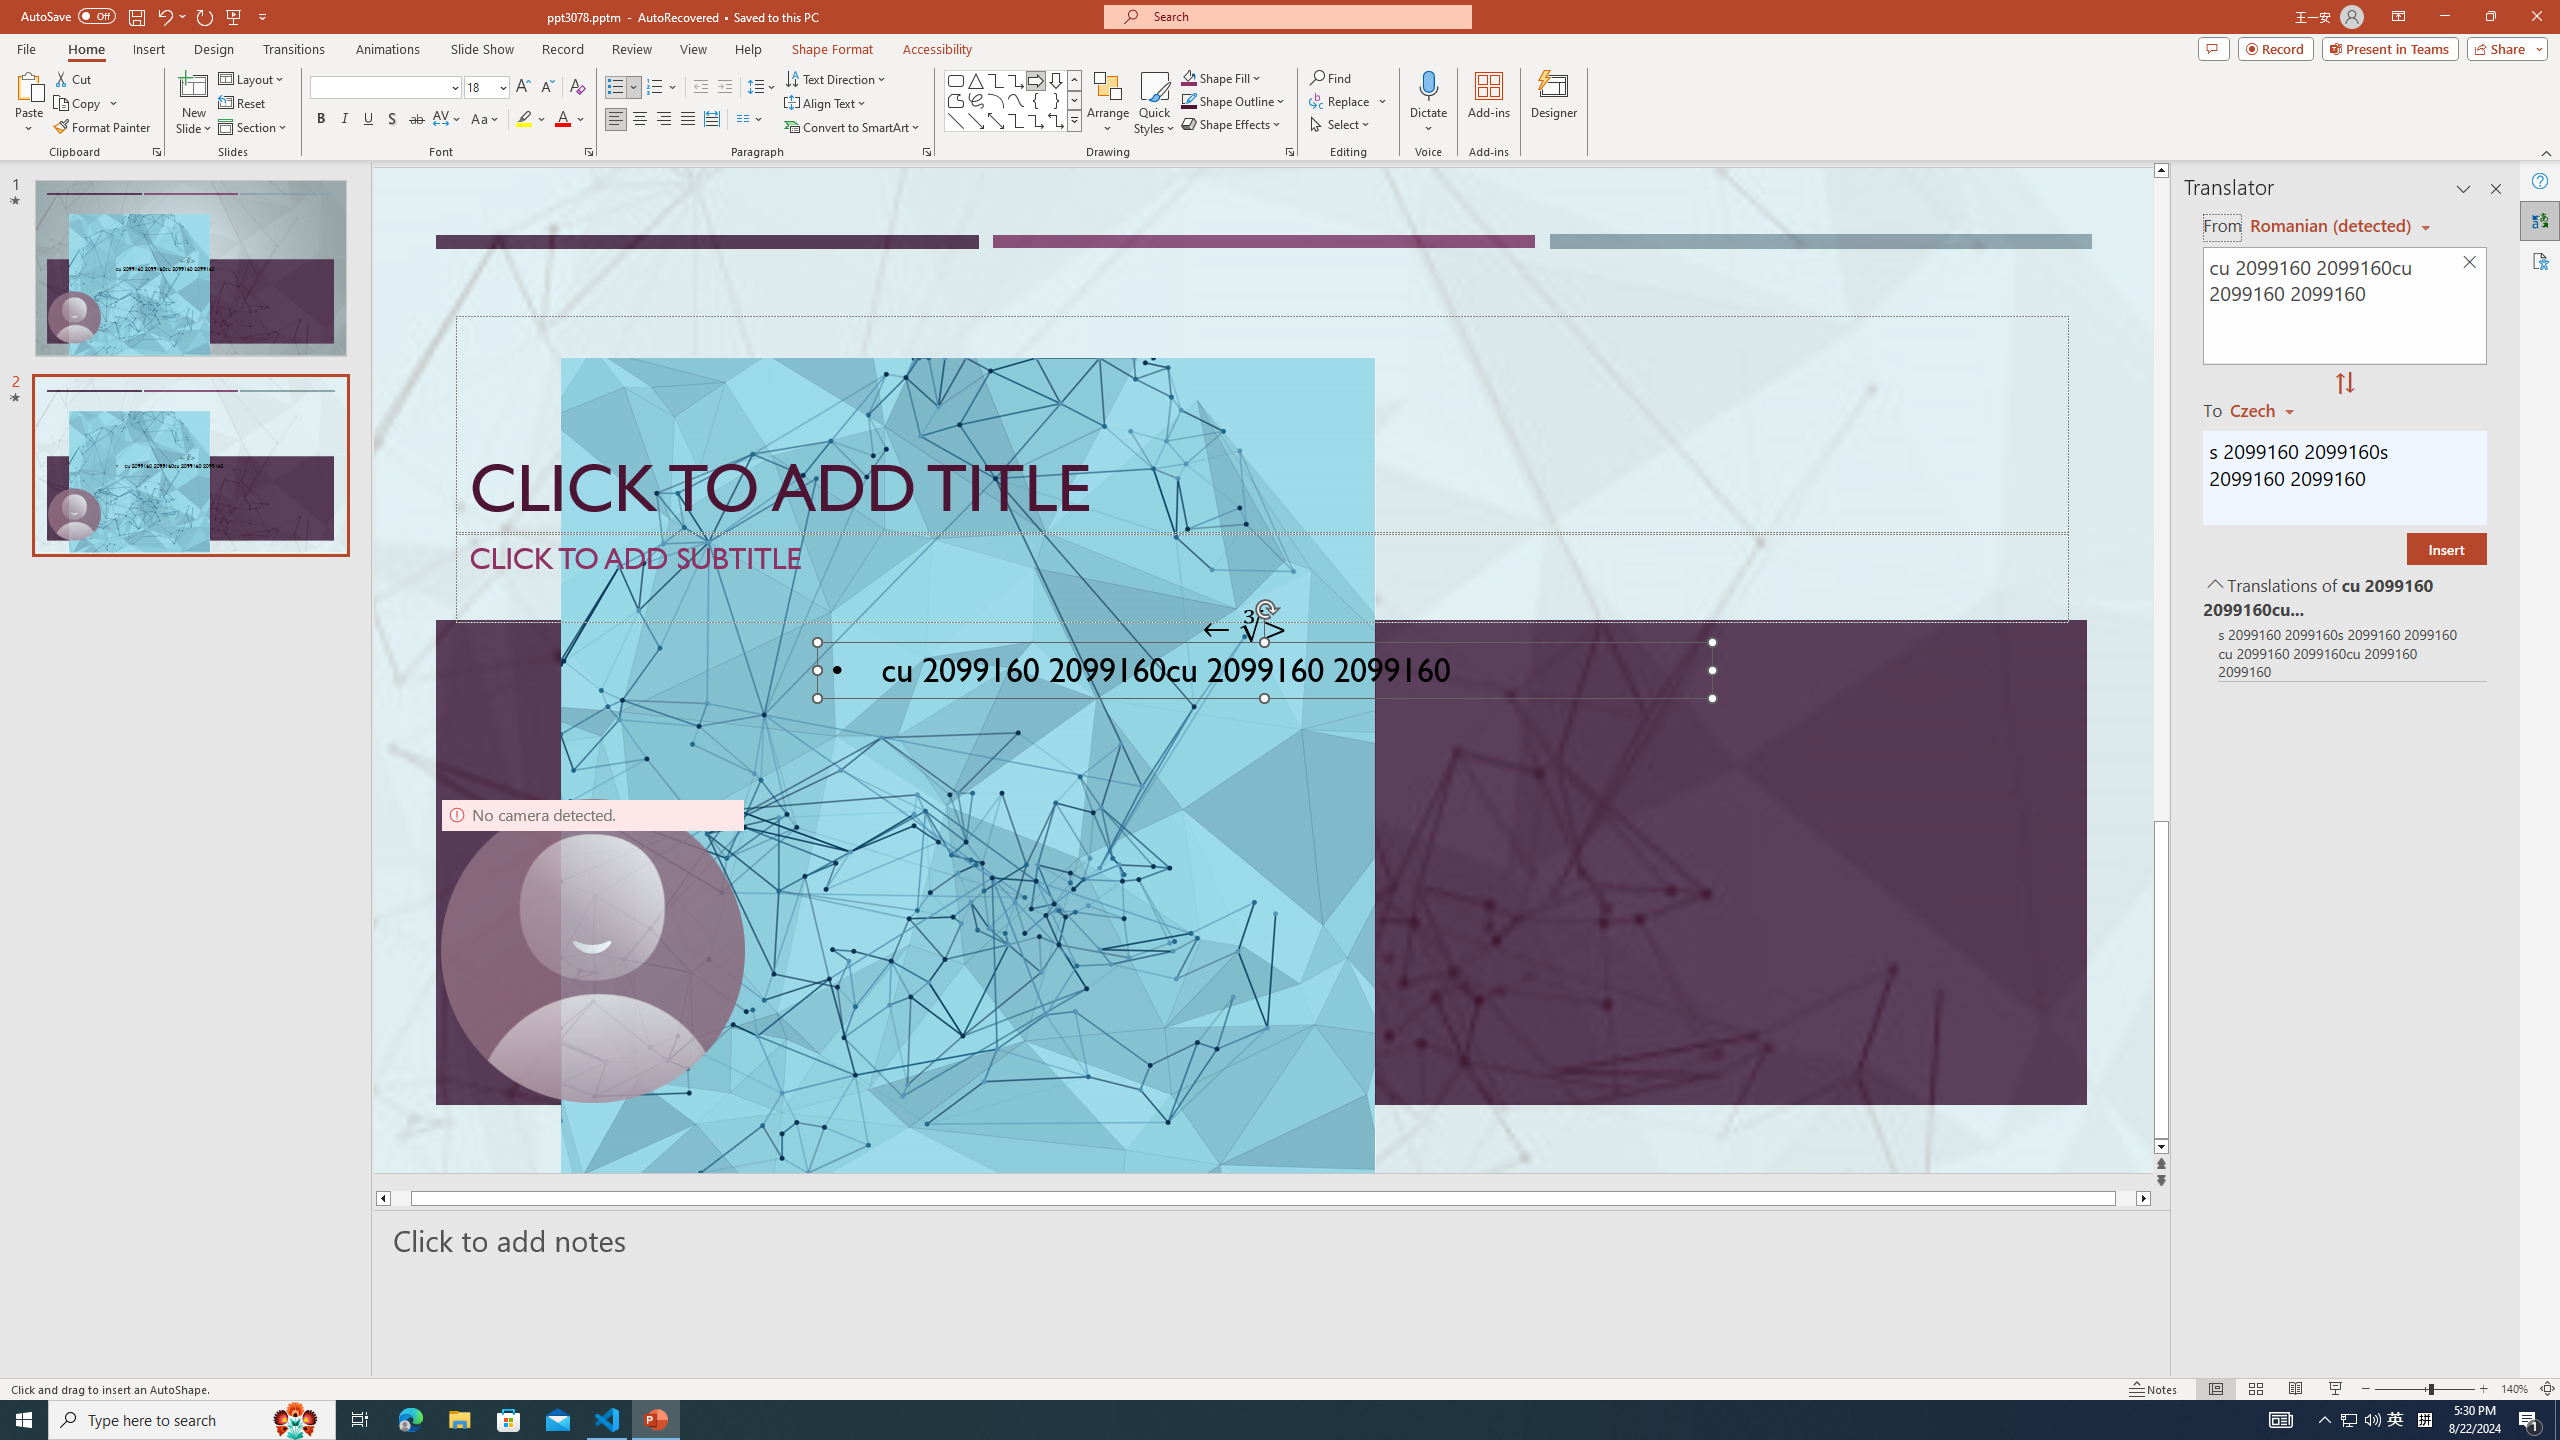  Describe the element at coordinates (994, 119) in the screenshot. I see `'Line Arrow: Double'` at that location.